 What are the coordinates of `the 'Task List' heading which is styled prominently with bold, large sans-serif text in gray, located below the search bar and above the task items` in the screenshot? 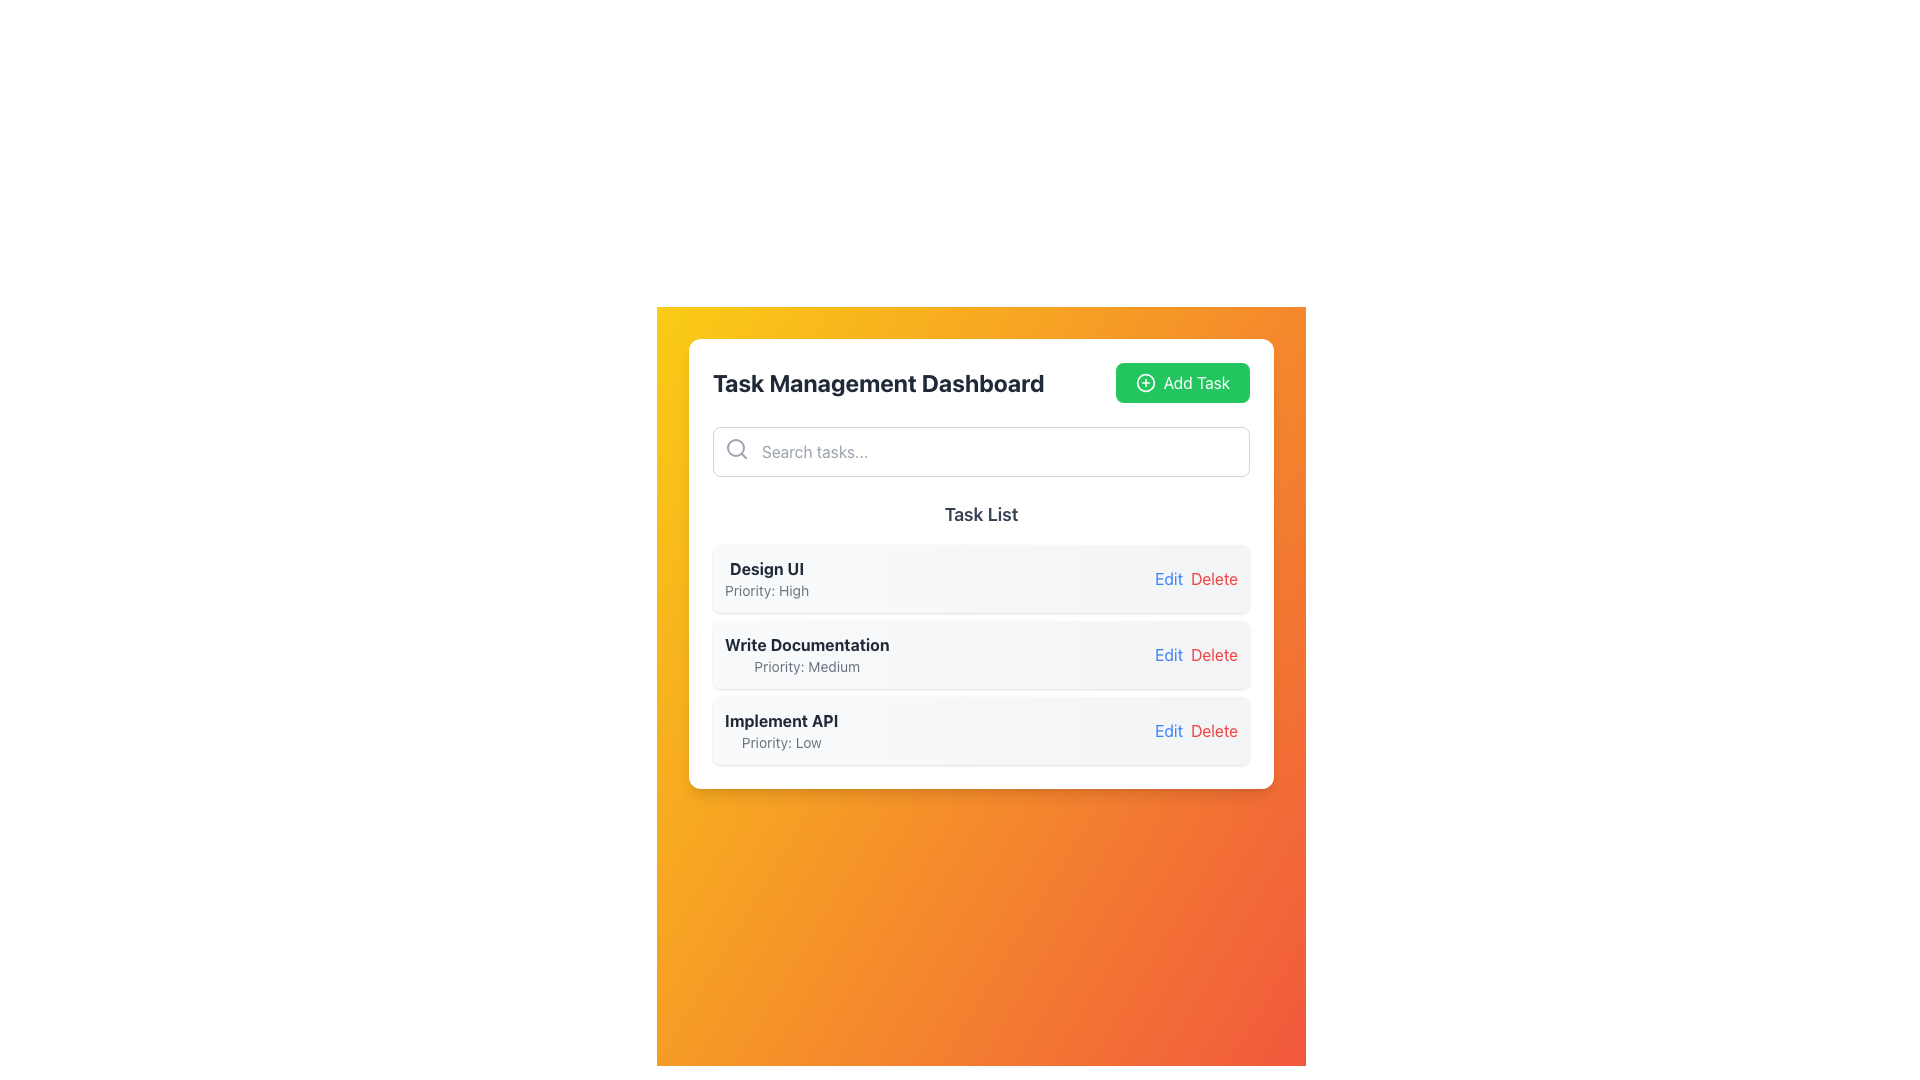 It's located at (981, 514).